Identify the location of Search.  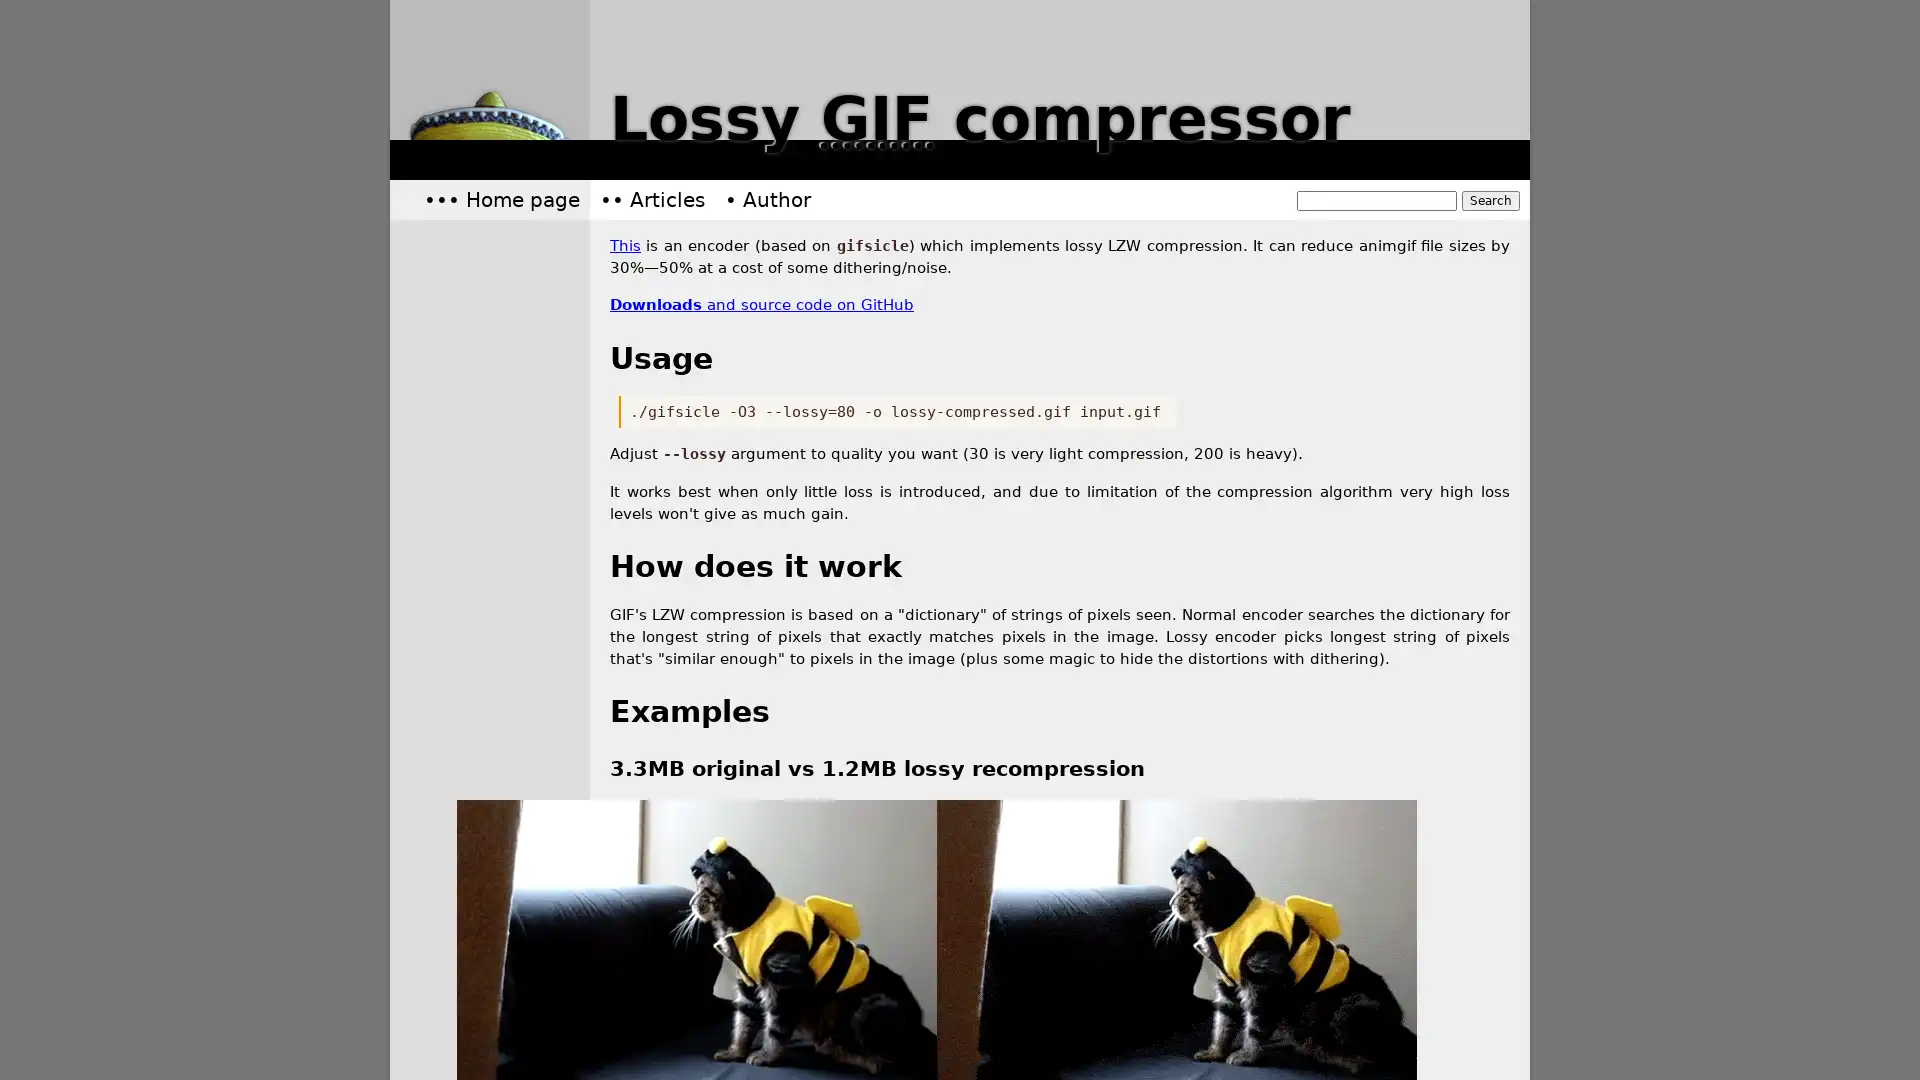
(1491, 200).